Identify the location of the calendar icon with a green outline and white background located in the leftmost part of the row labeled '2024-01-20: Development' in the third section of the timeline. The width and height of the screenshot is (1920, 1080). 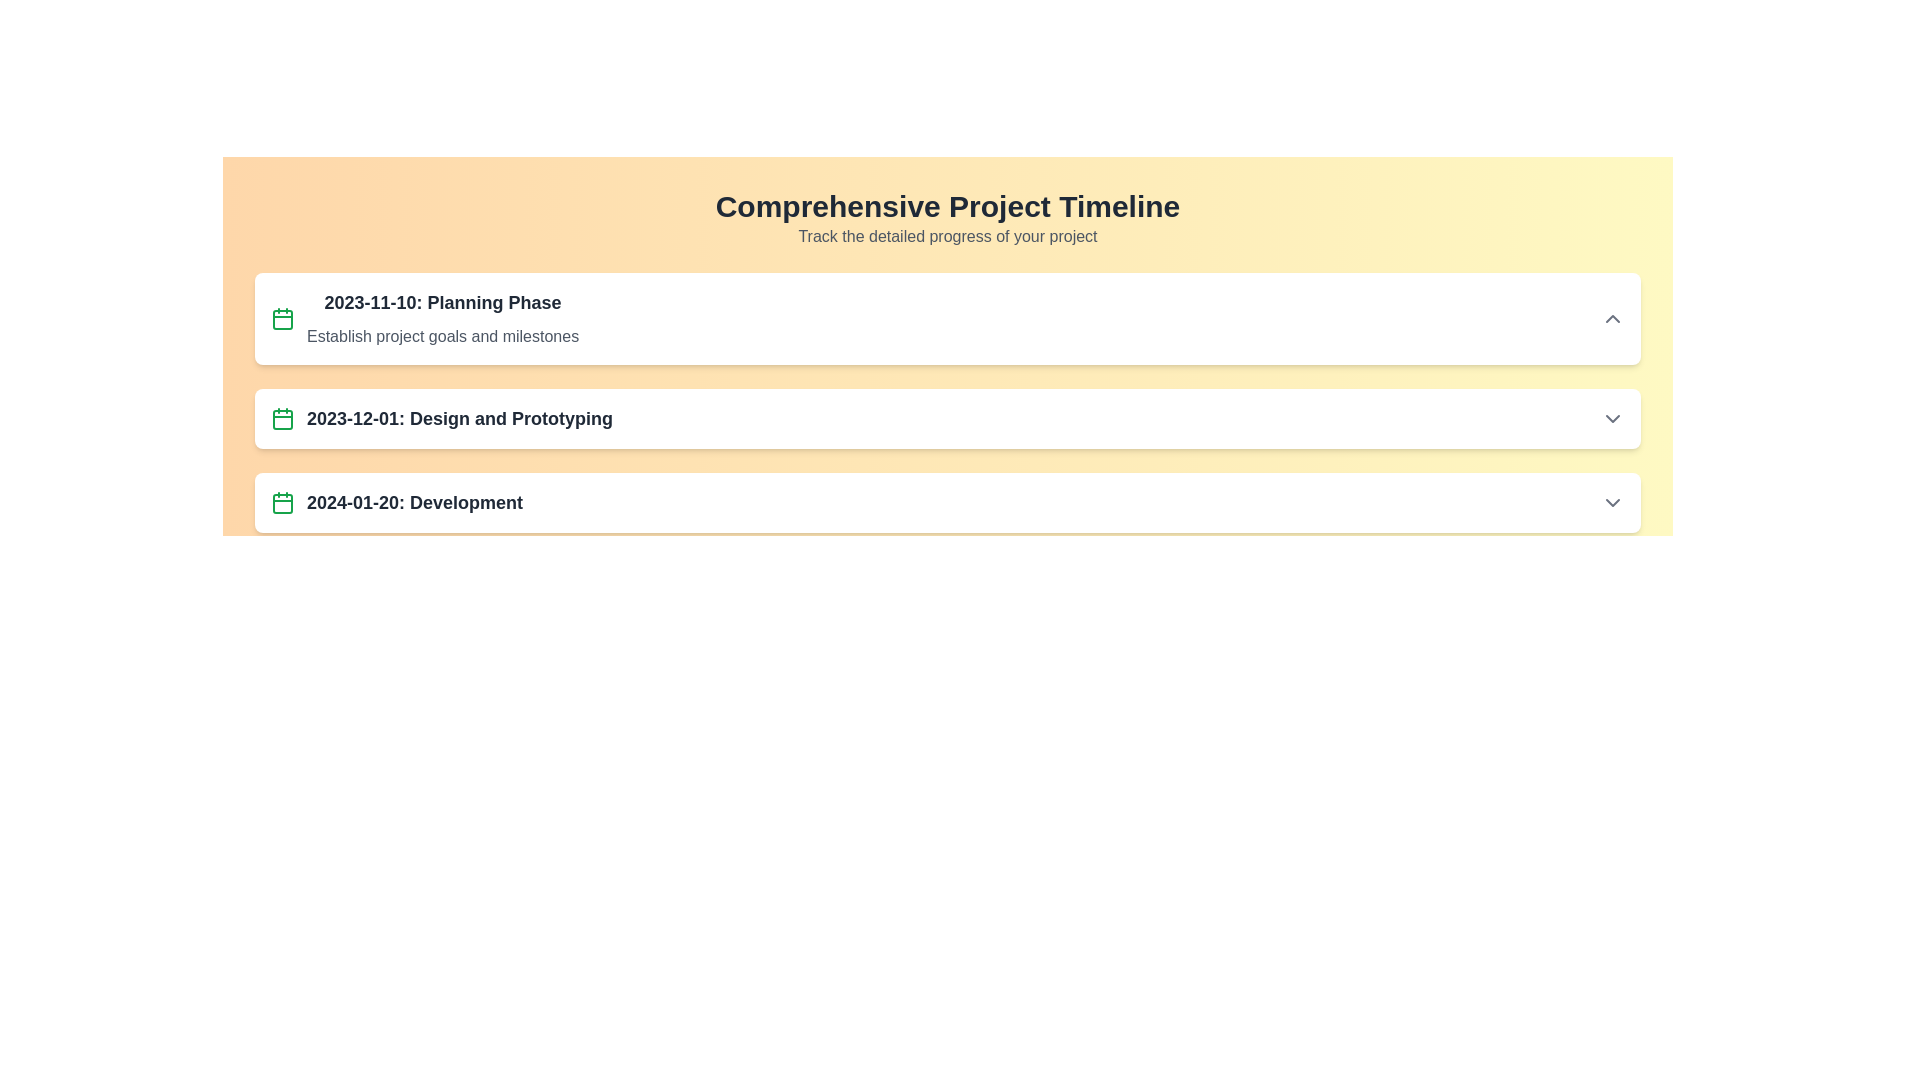
(282, 501).